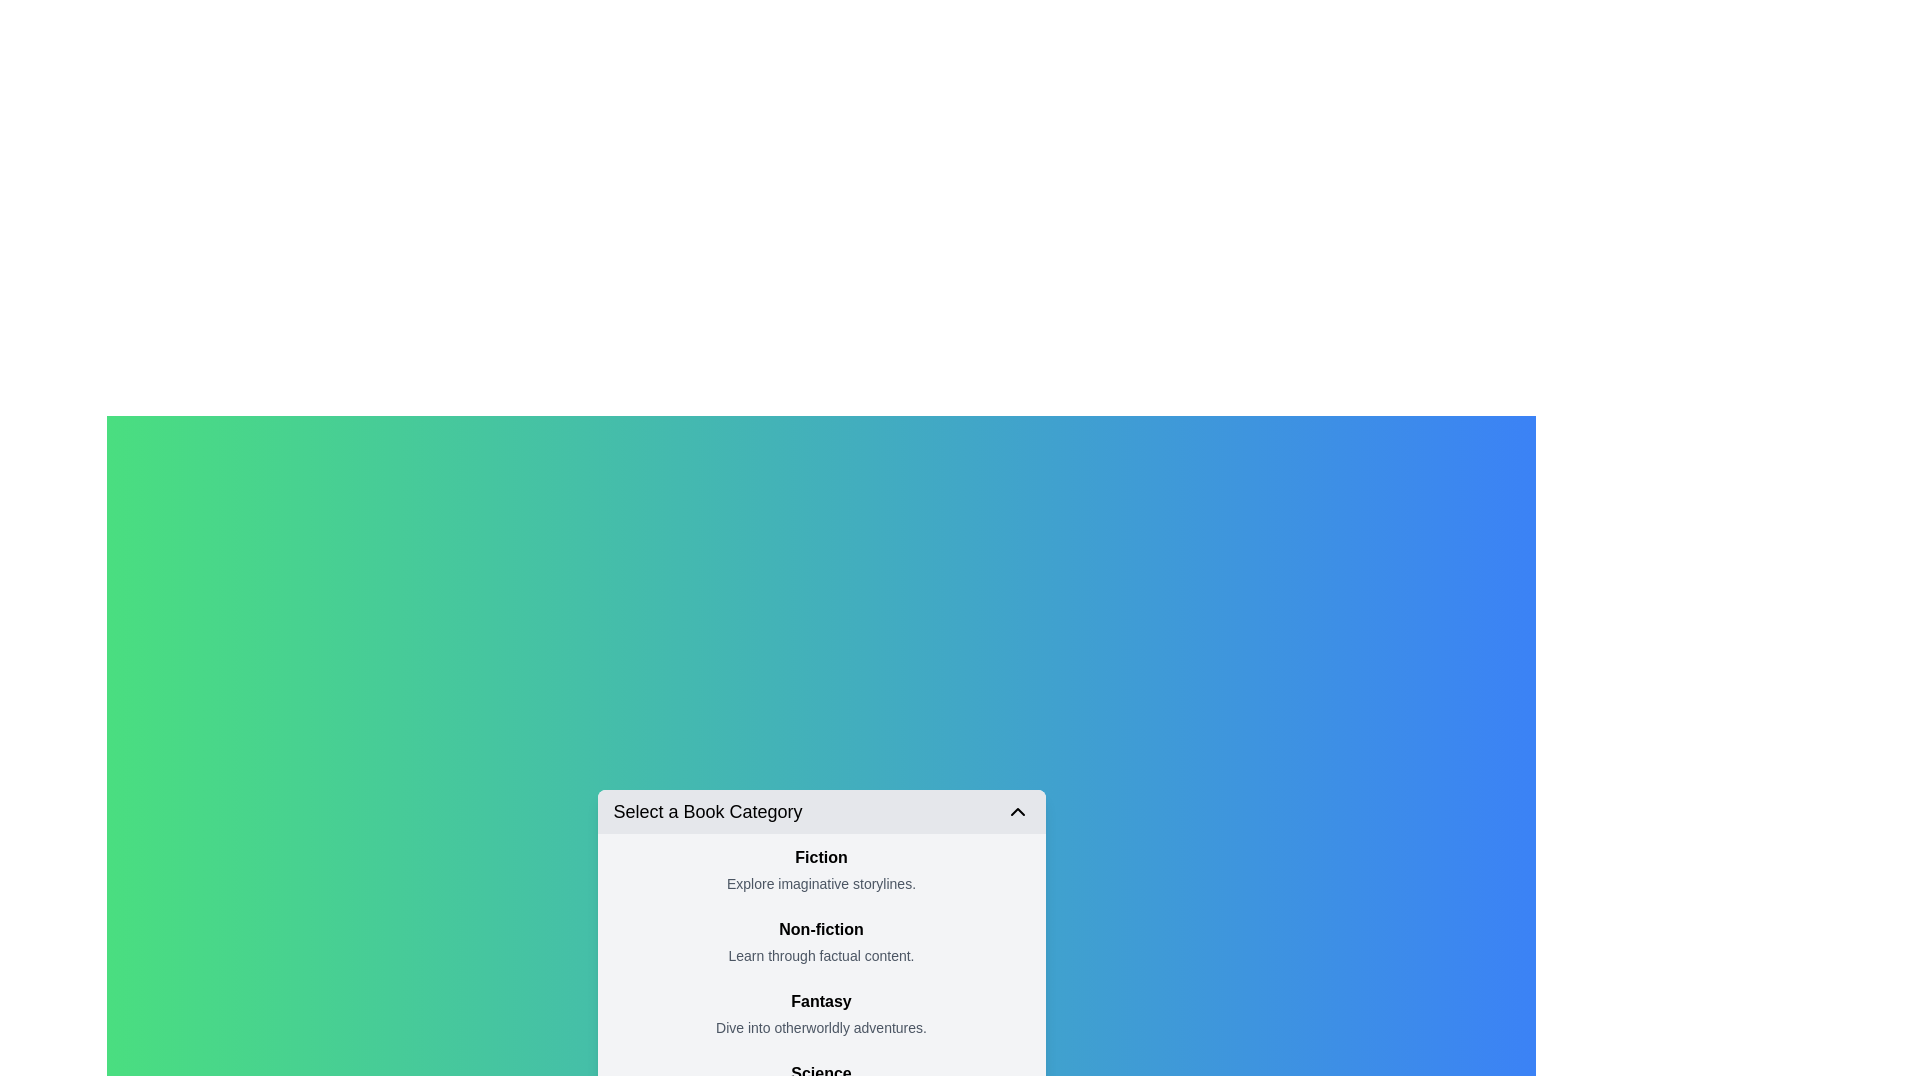 This screenshot has width=1920, height=1080. Describe the element at coordinates (821, 1002) in the screenshot. I see `the text label that says 'Fantasy', which is a bold header on a light-gray background, located at the center of the bounding box coordinates` at that location.